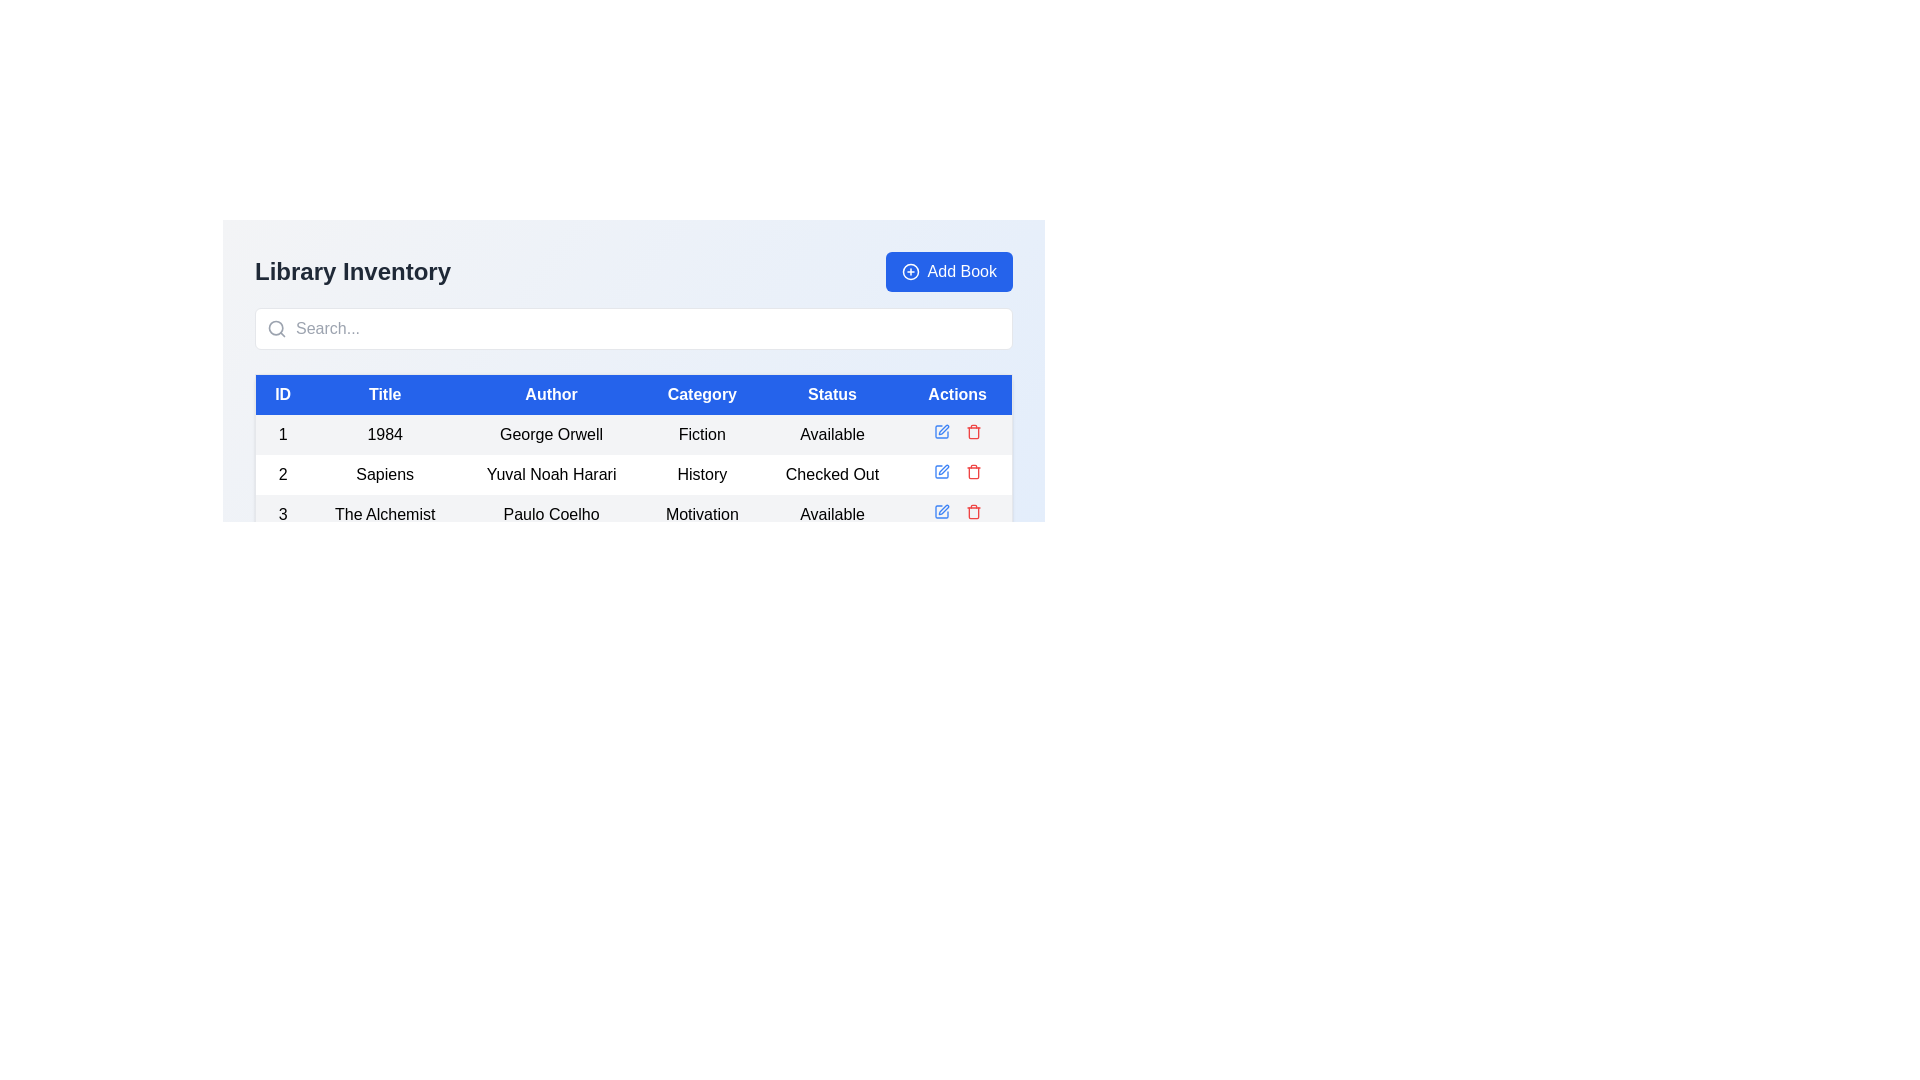  I want to click on the text element 'The Alchemist' located in the second column of the third row of the table, so click(385, 514).